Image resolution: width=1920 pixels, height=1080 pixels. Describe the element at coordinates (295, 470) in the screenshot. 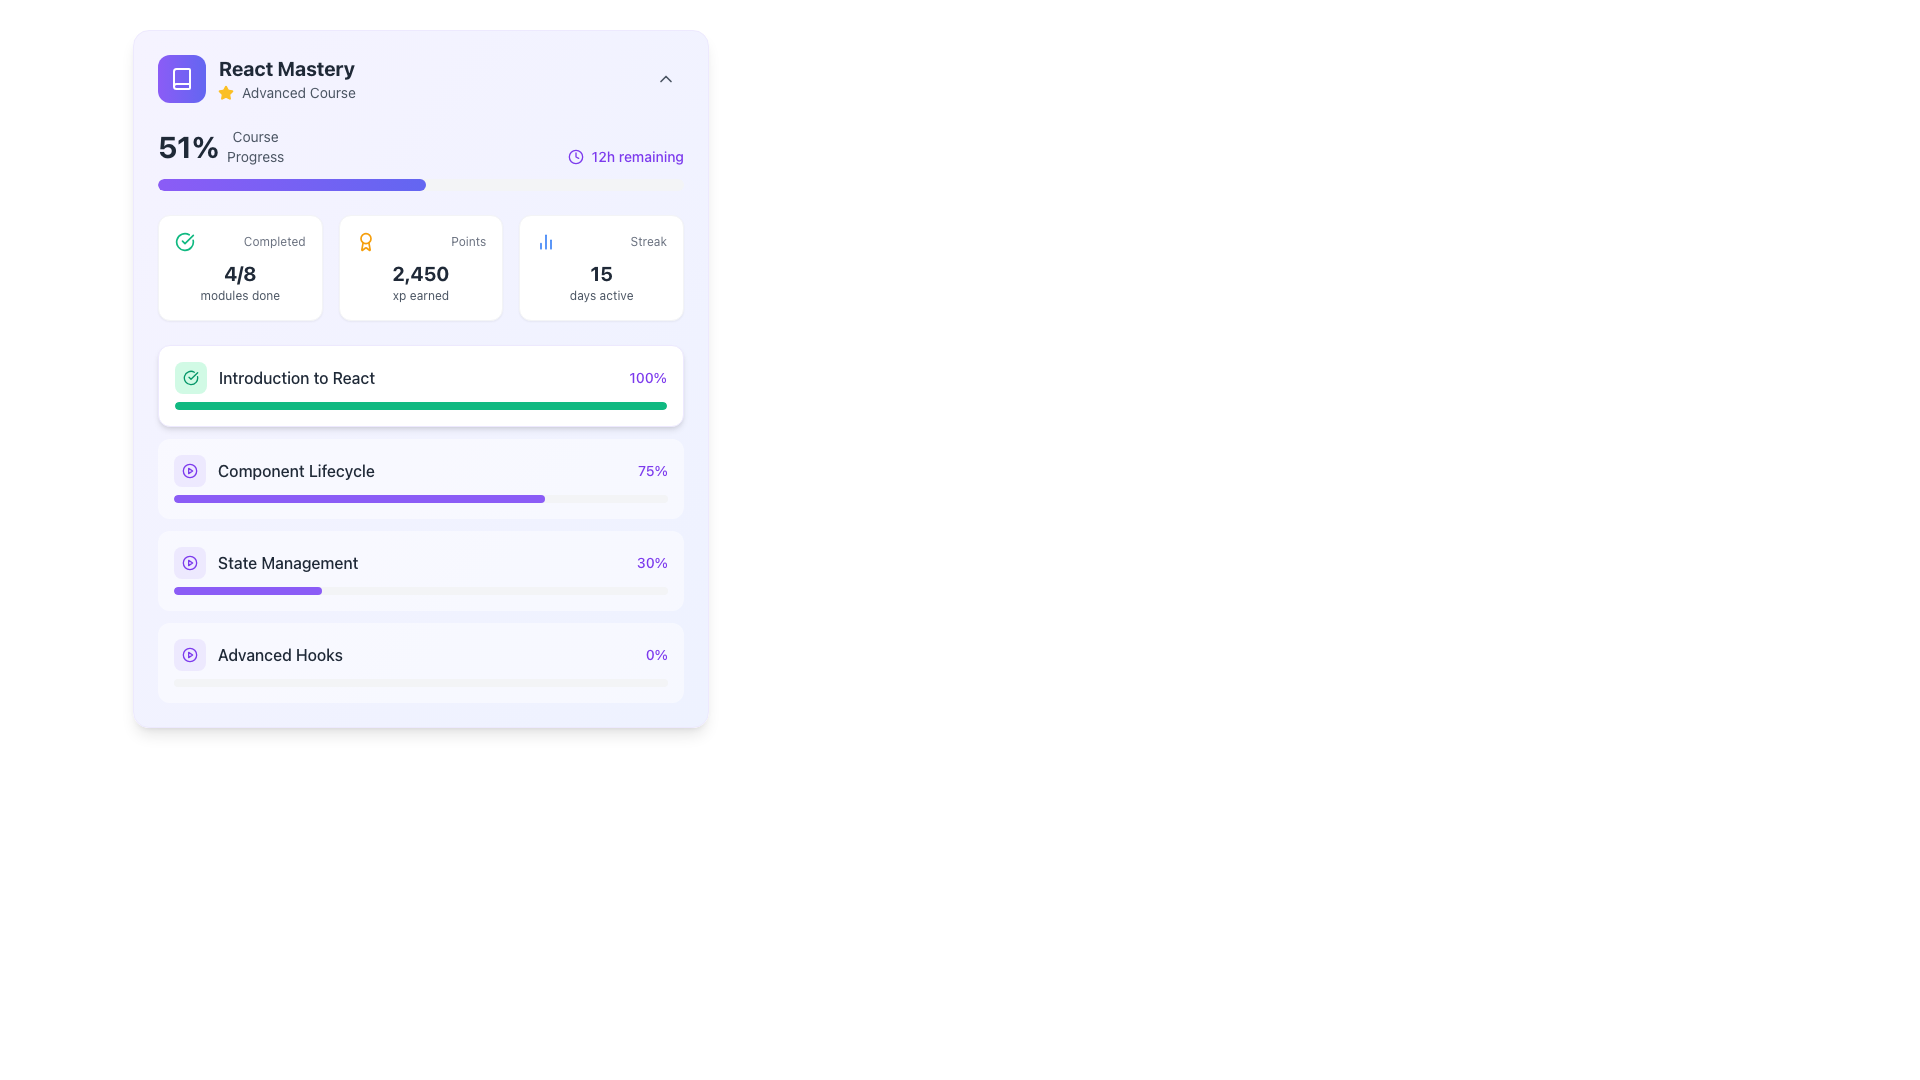

I see `text label indicating the topic name, which is located underneath the 'Introduction to React' section and above the 'State Management' section` at that location.